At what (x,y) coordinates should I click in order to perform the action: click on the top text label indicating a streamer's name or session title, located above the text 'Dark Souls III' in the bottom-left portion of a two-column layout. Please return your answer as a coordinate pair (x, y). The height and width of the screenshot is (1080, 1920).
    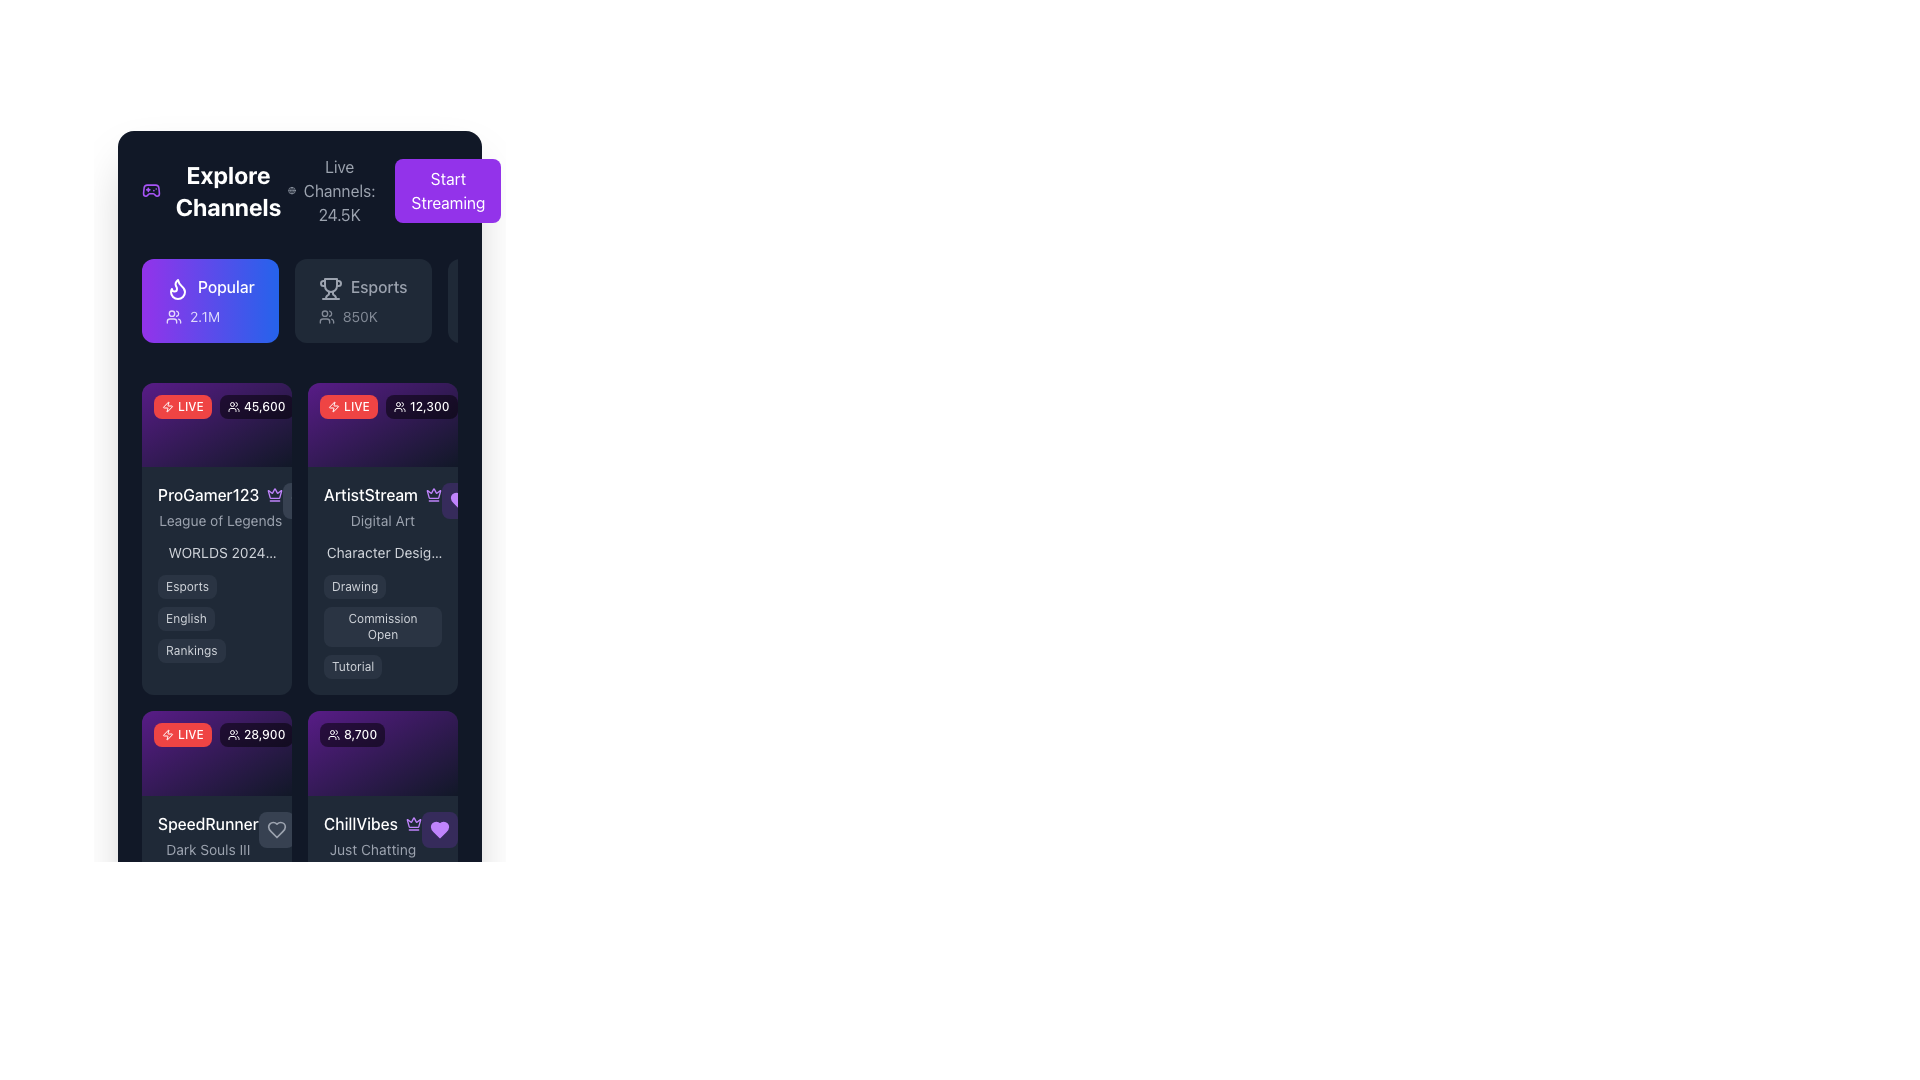
    Looking at the image, I should click on (208, 823).